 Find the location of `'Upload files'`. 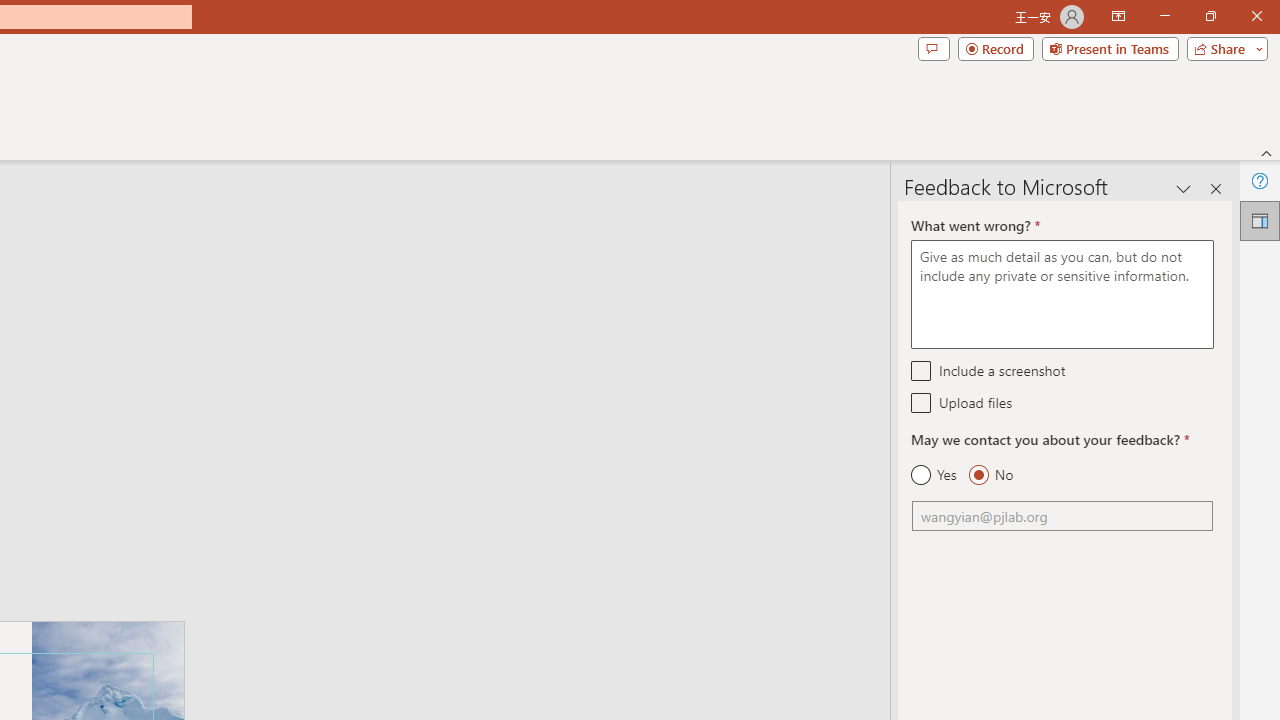

'Upload files' is located at coordinates (920, 402).